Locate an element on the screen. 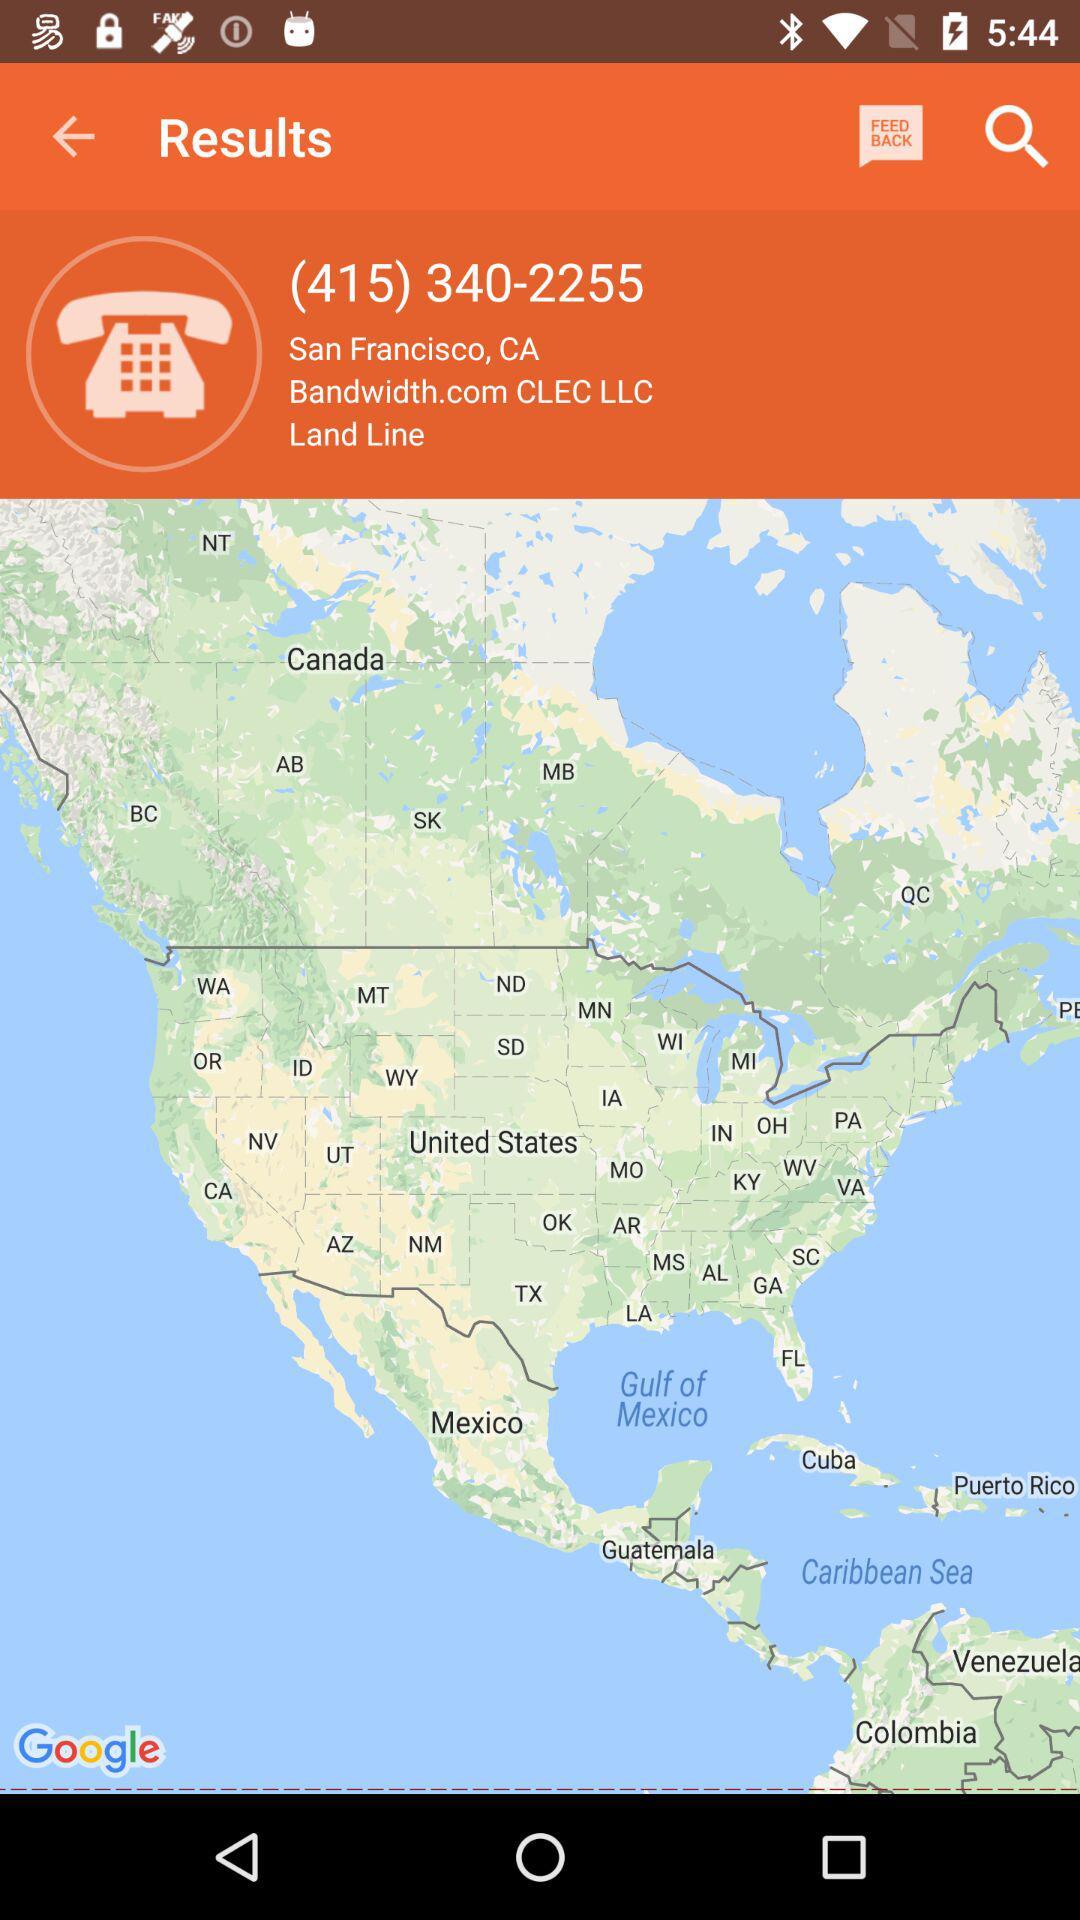 This screenshot has height=1920, width=1080. the app next to the results item is located at coordinates (890, 135).